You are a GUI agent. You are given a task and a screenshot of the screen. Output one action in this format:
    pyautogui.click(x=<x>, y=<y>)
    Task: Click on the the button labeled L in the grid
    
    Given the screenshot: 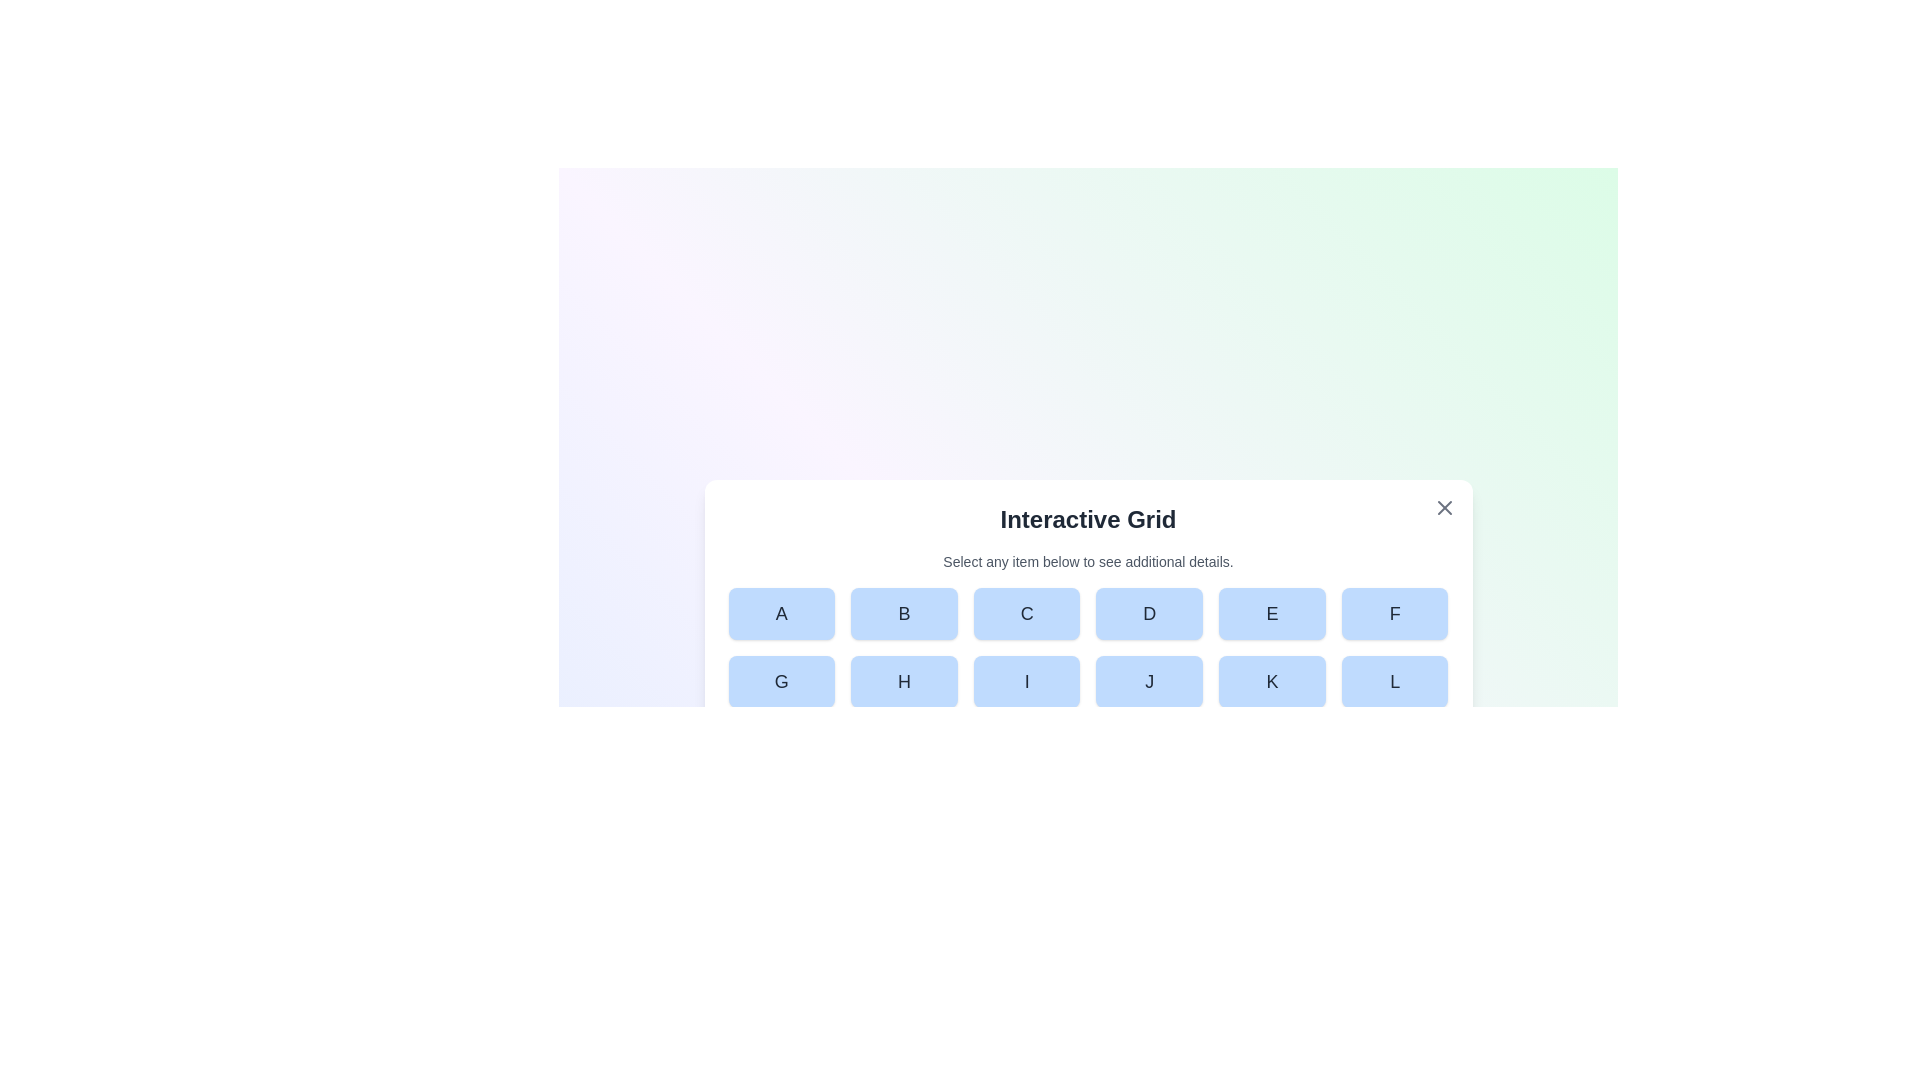 What is the action you would take?
    pyautogui.click(x=1394, y=681)
    